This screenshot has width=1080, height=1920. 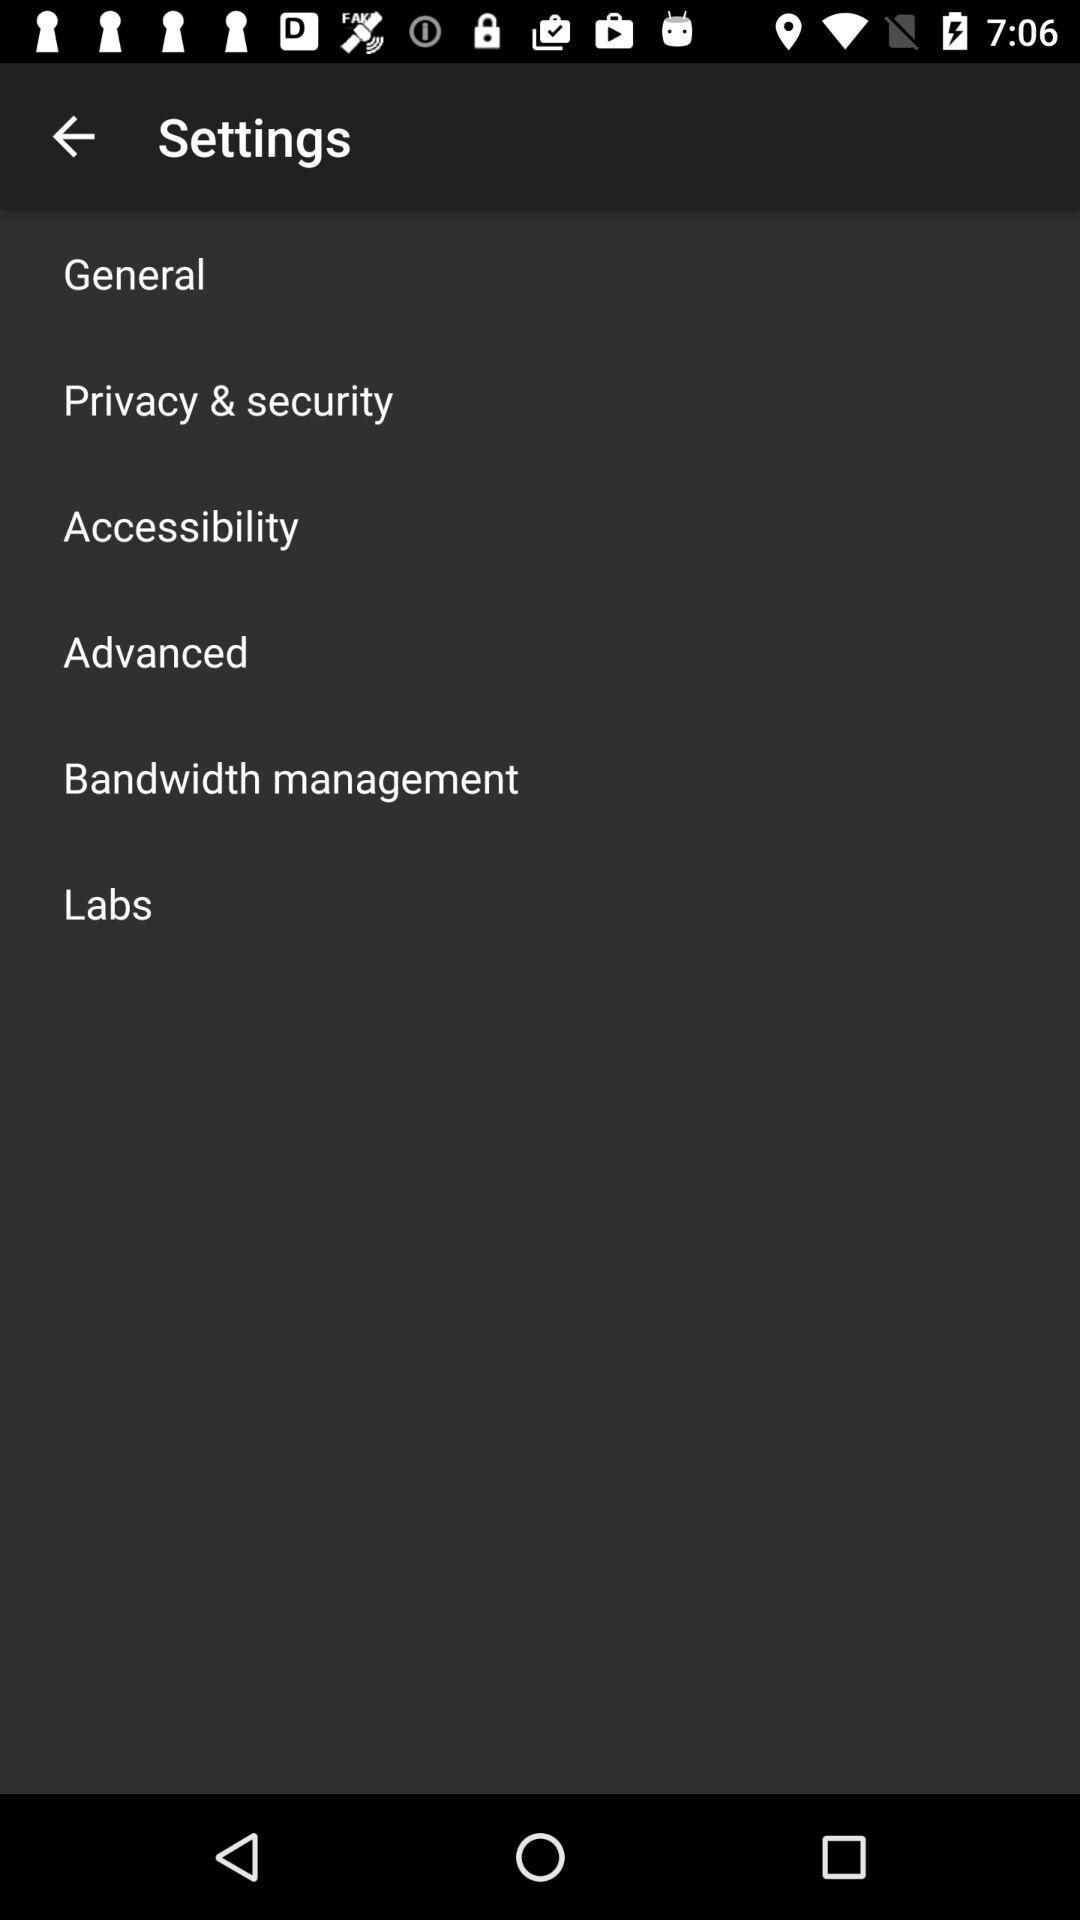 What do you see at coordinates (154, 651) in the screenshot?
I see `the item above bandwidth management item` at bounding box center [154, 651].